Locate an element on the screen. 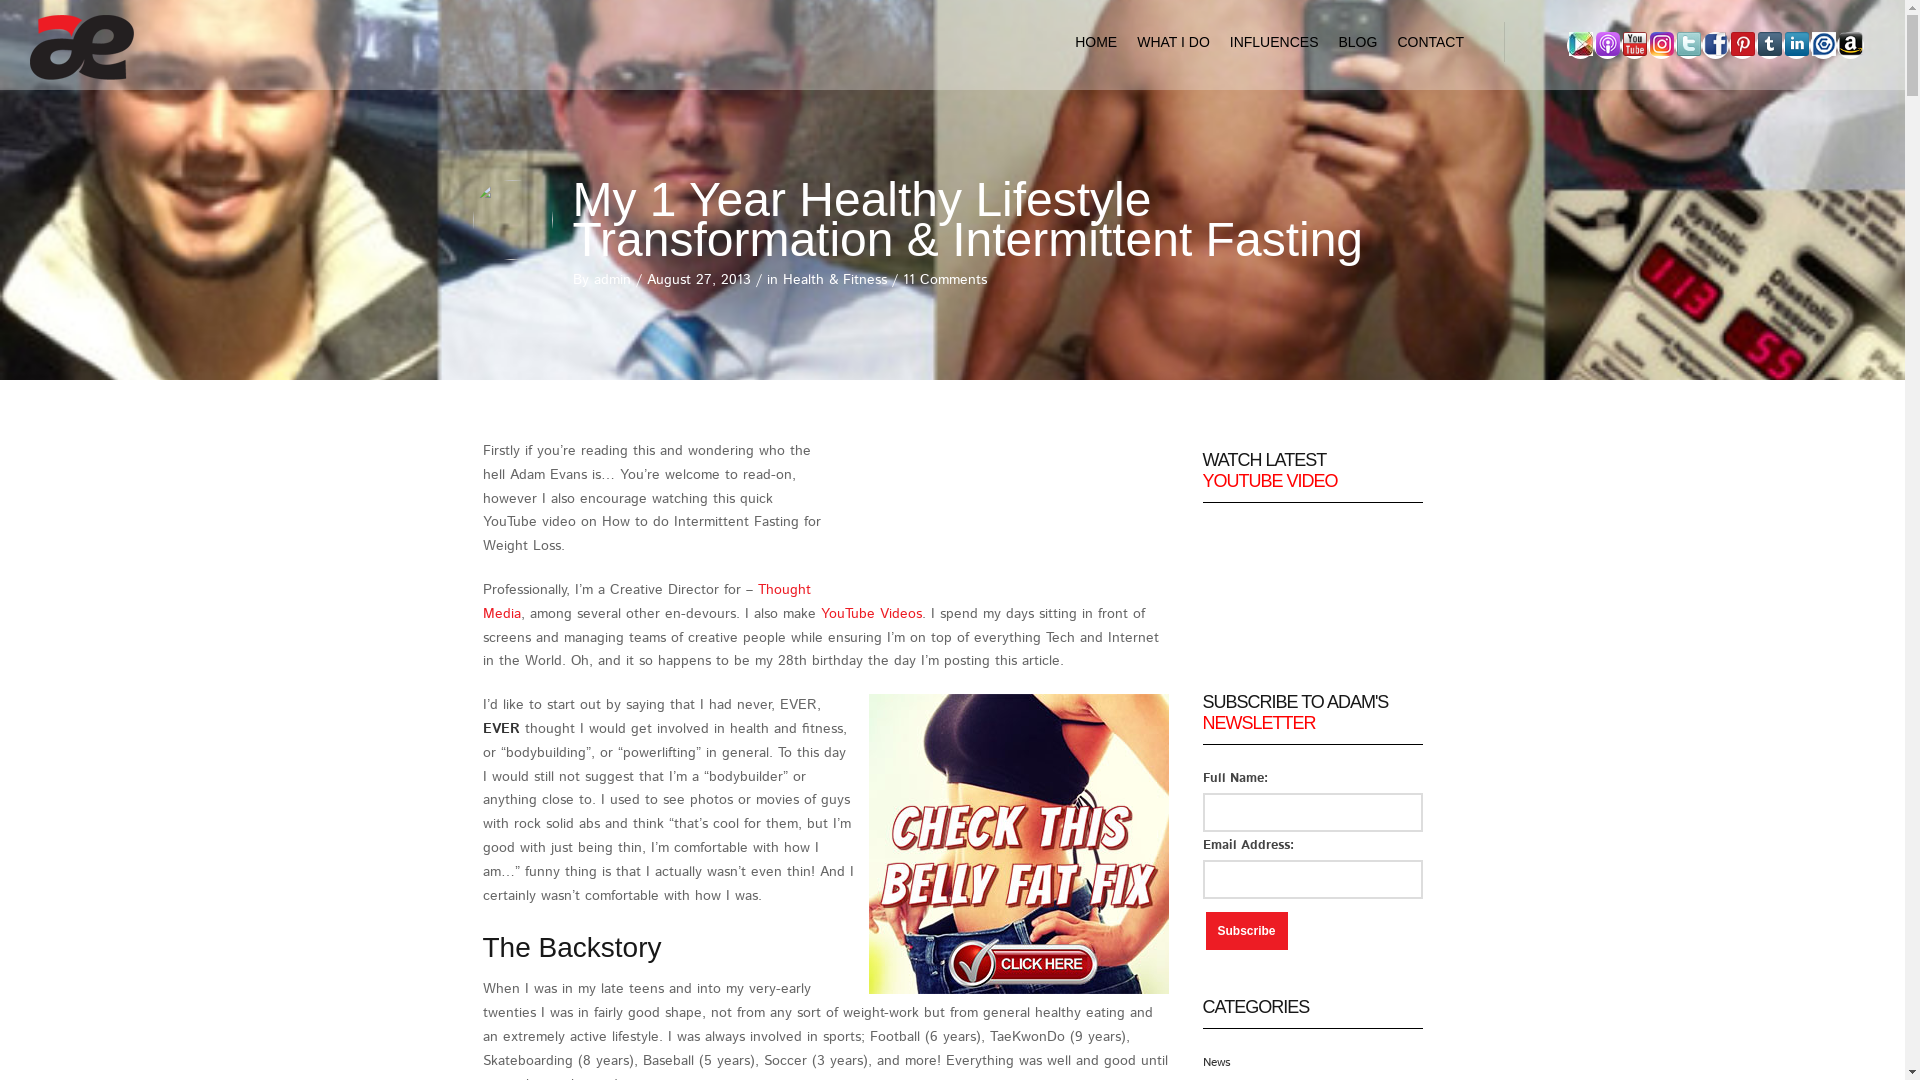 This screenshot has height=1080, width=1920. 'Health & Fitness' is located at coordinates (834, 280).